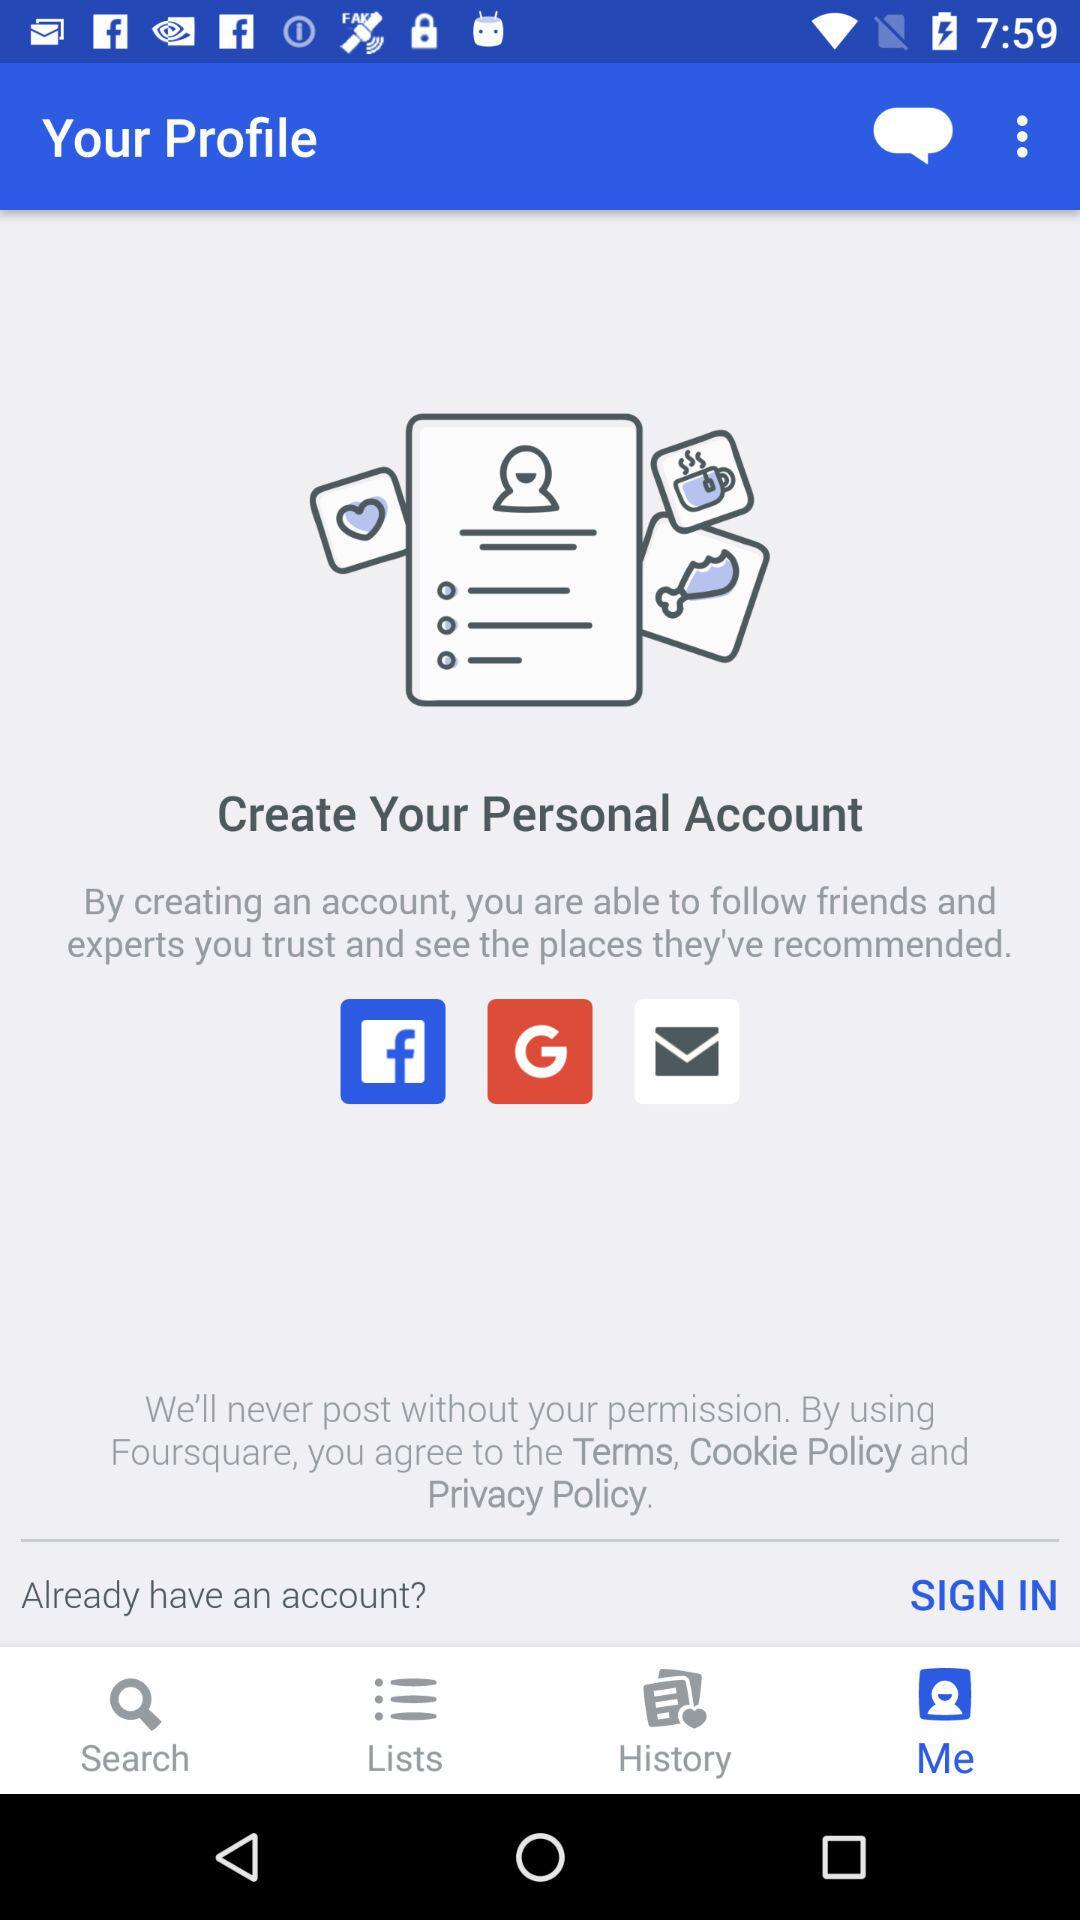 This screenshot has width=1080, height=1920. I want to click on the email icon, so click(685, 1050).